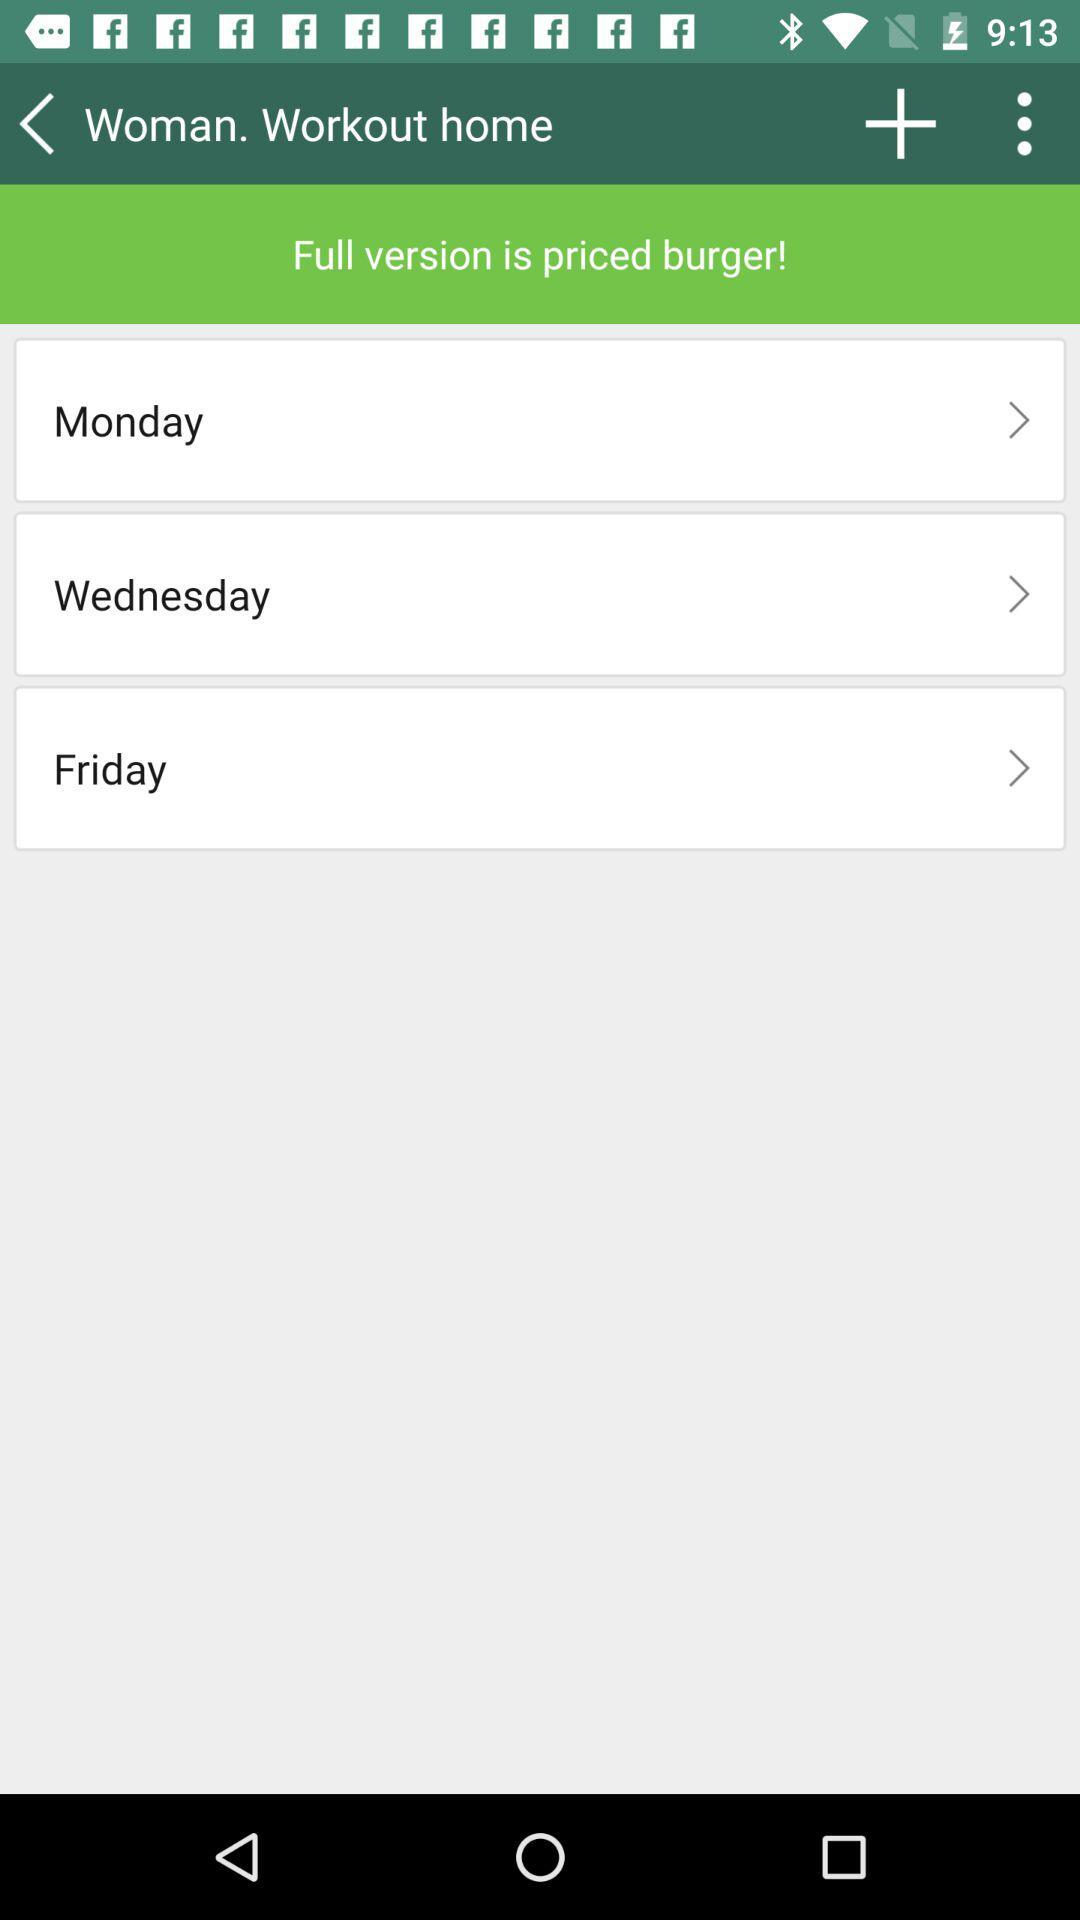 This screenshot has height=1920, width=1080. I want to click on the add icon, so click(900, 122).